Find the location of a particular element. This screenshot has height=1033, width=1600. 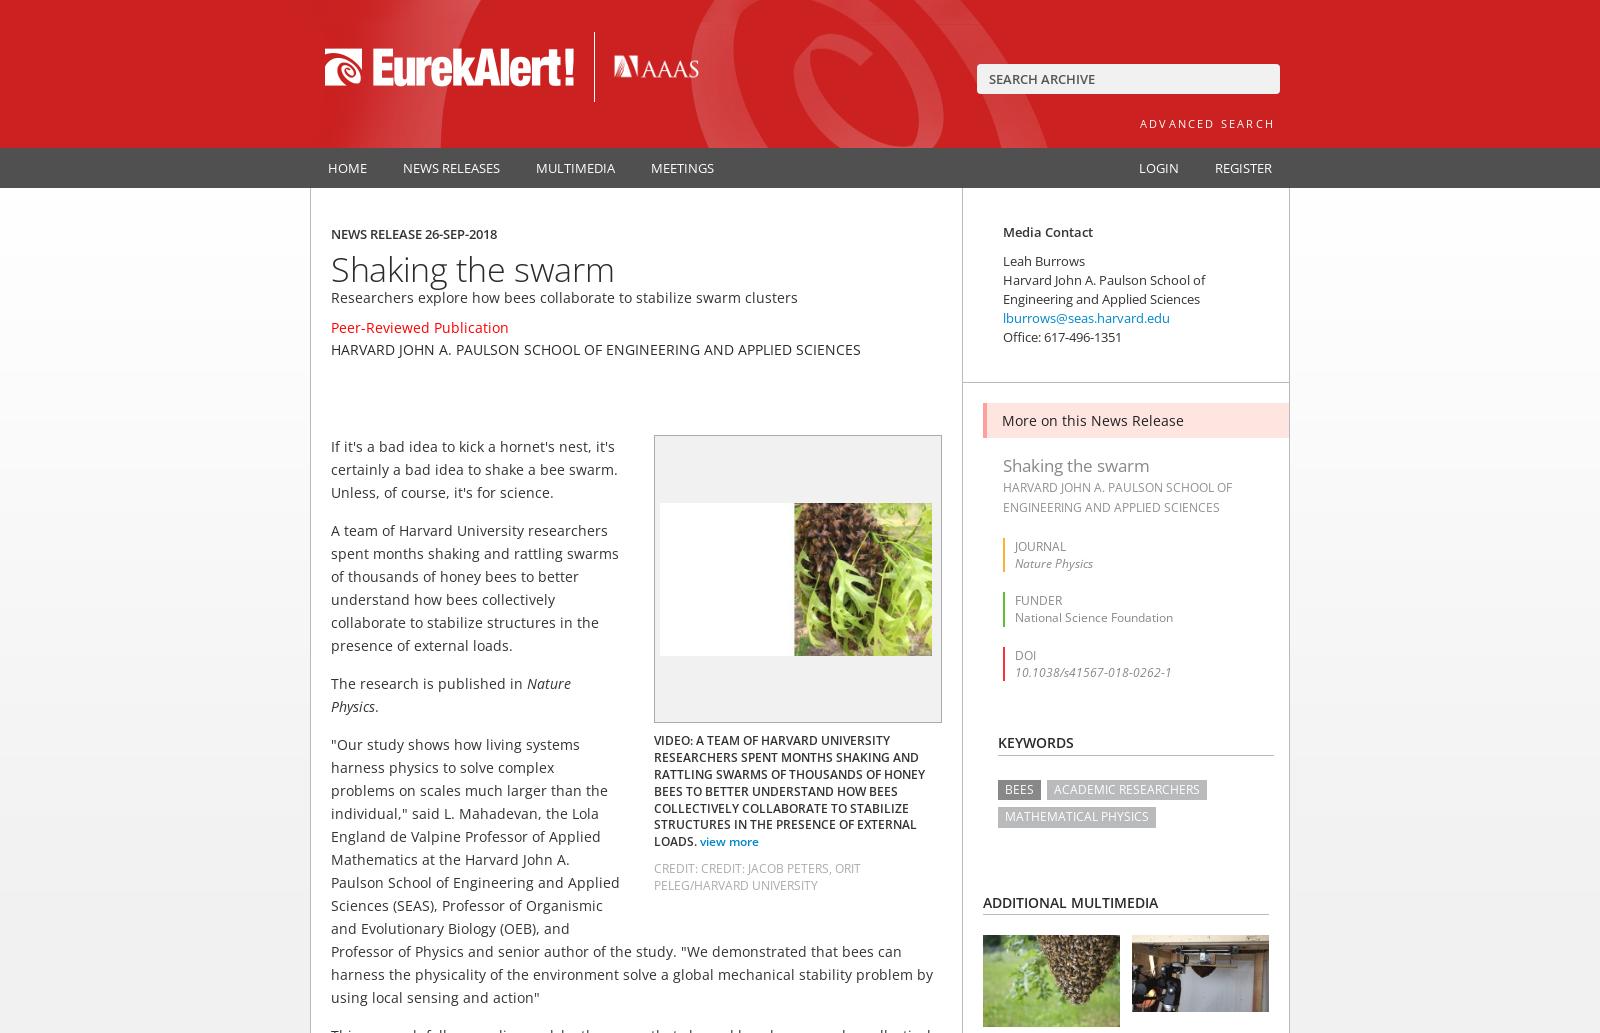

'view' is located at coordinates (714, 841).